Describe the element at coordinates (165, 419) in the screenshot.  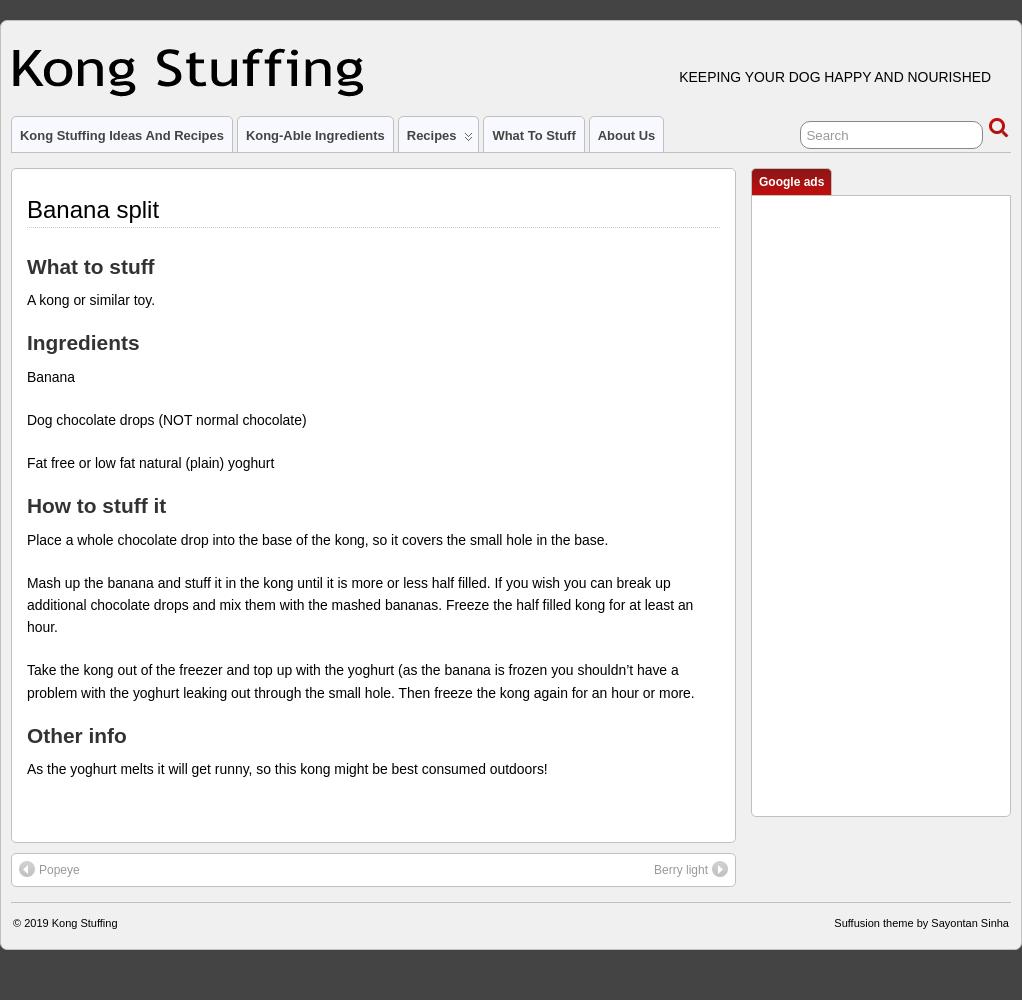
I see `'Dog chocolate drops (NOT normal chocolate)'` at that location.